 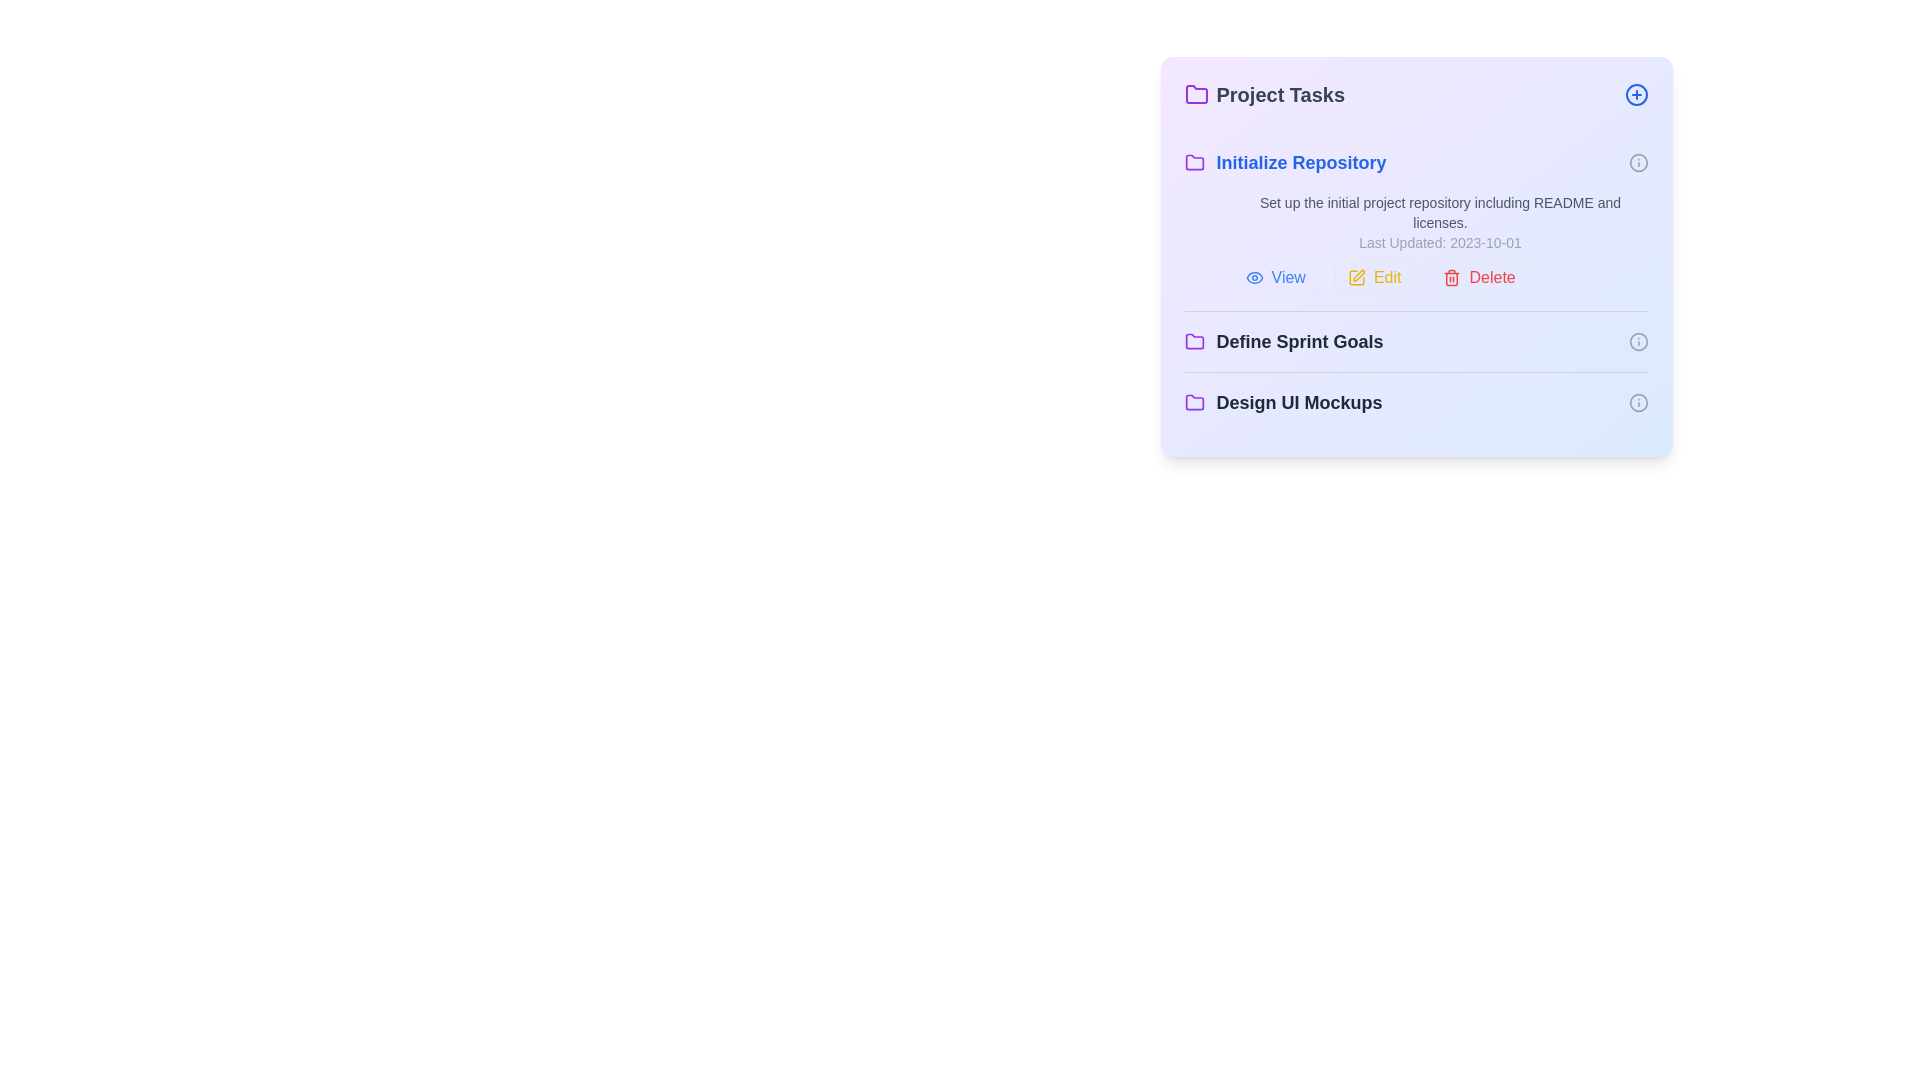 What do you see at coordinates (1359, 275) in the screenshot?
I see `the editing icon located in the task management panel, positioned near the top-right corner of the interface` at bounding box center [1359, 275].